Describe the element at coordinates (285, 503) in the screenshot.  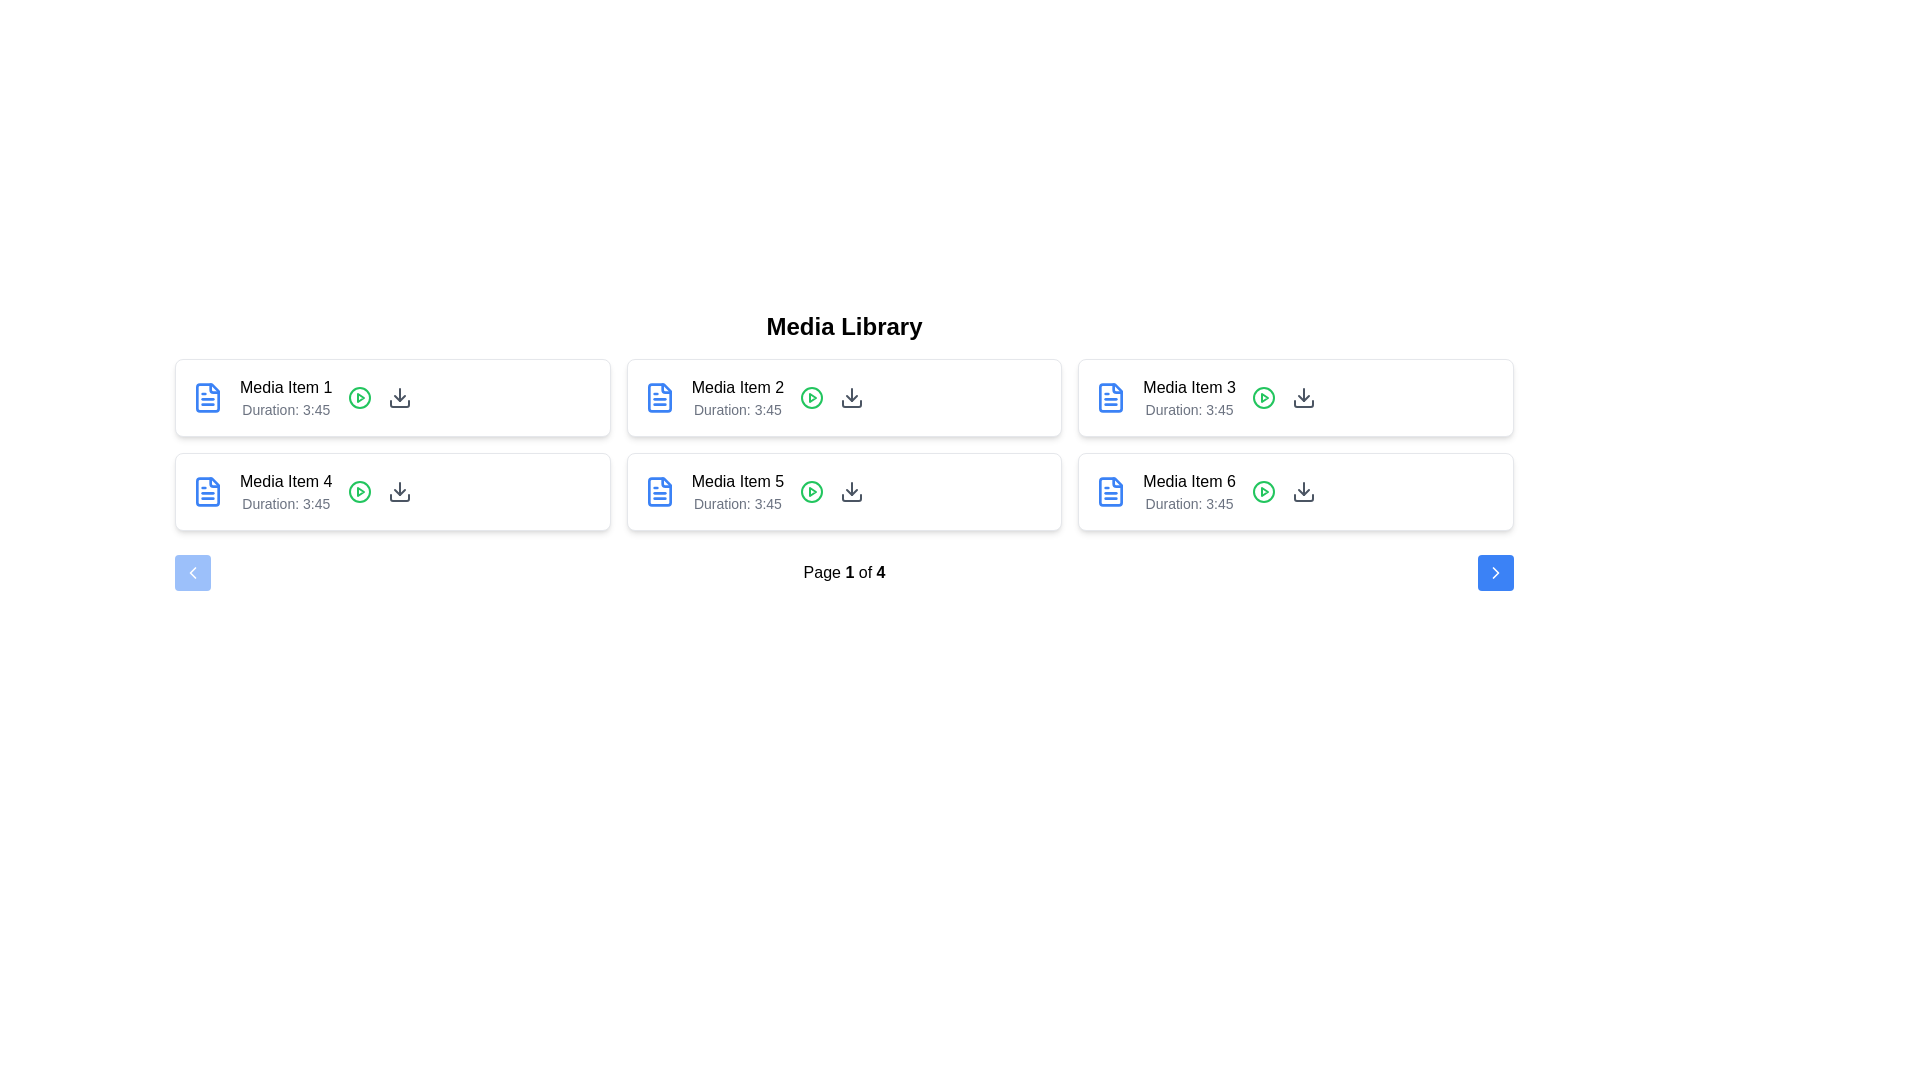
I see `the text label displaying 'Duration: 3:45' located beneath the title 'Media Item 4' in the card-like structure` at that location.